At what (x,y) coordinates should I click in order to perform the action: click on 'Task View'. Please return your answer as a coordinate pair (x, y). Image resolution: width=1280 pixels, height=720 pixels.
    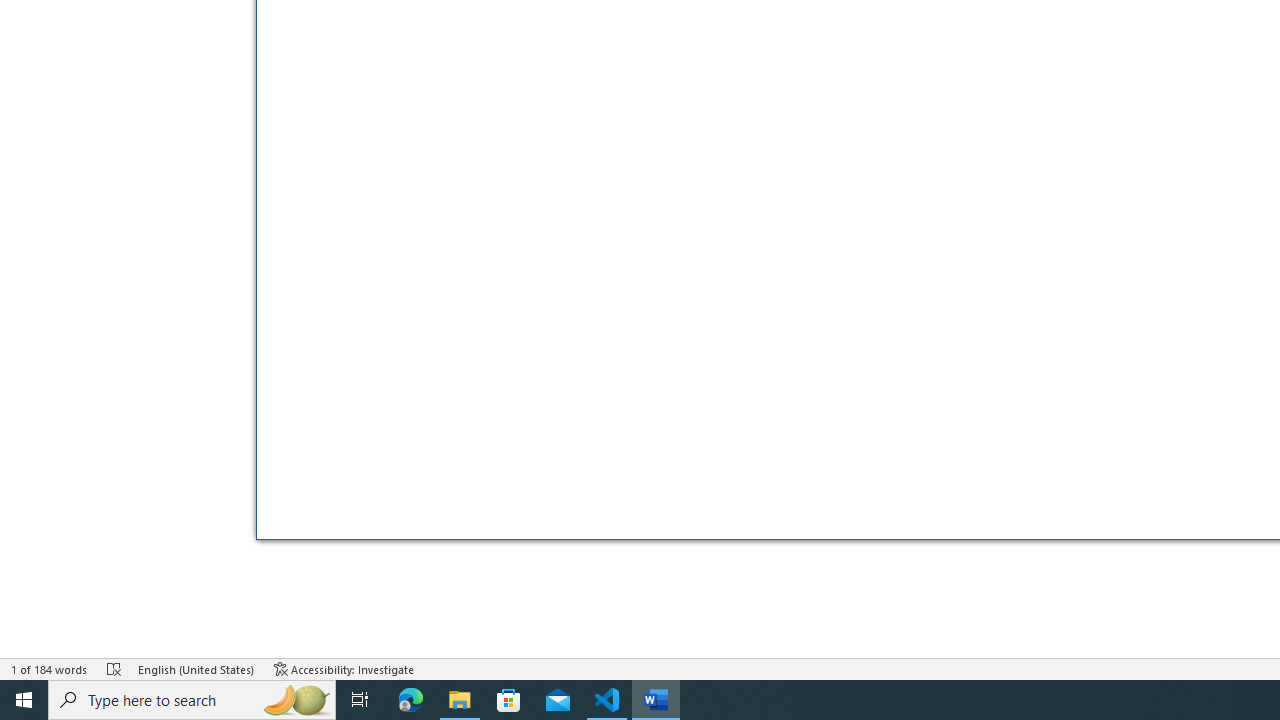
    Looking at the image, I should click on (359, 698).